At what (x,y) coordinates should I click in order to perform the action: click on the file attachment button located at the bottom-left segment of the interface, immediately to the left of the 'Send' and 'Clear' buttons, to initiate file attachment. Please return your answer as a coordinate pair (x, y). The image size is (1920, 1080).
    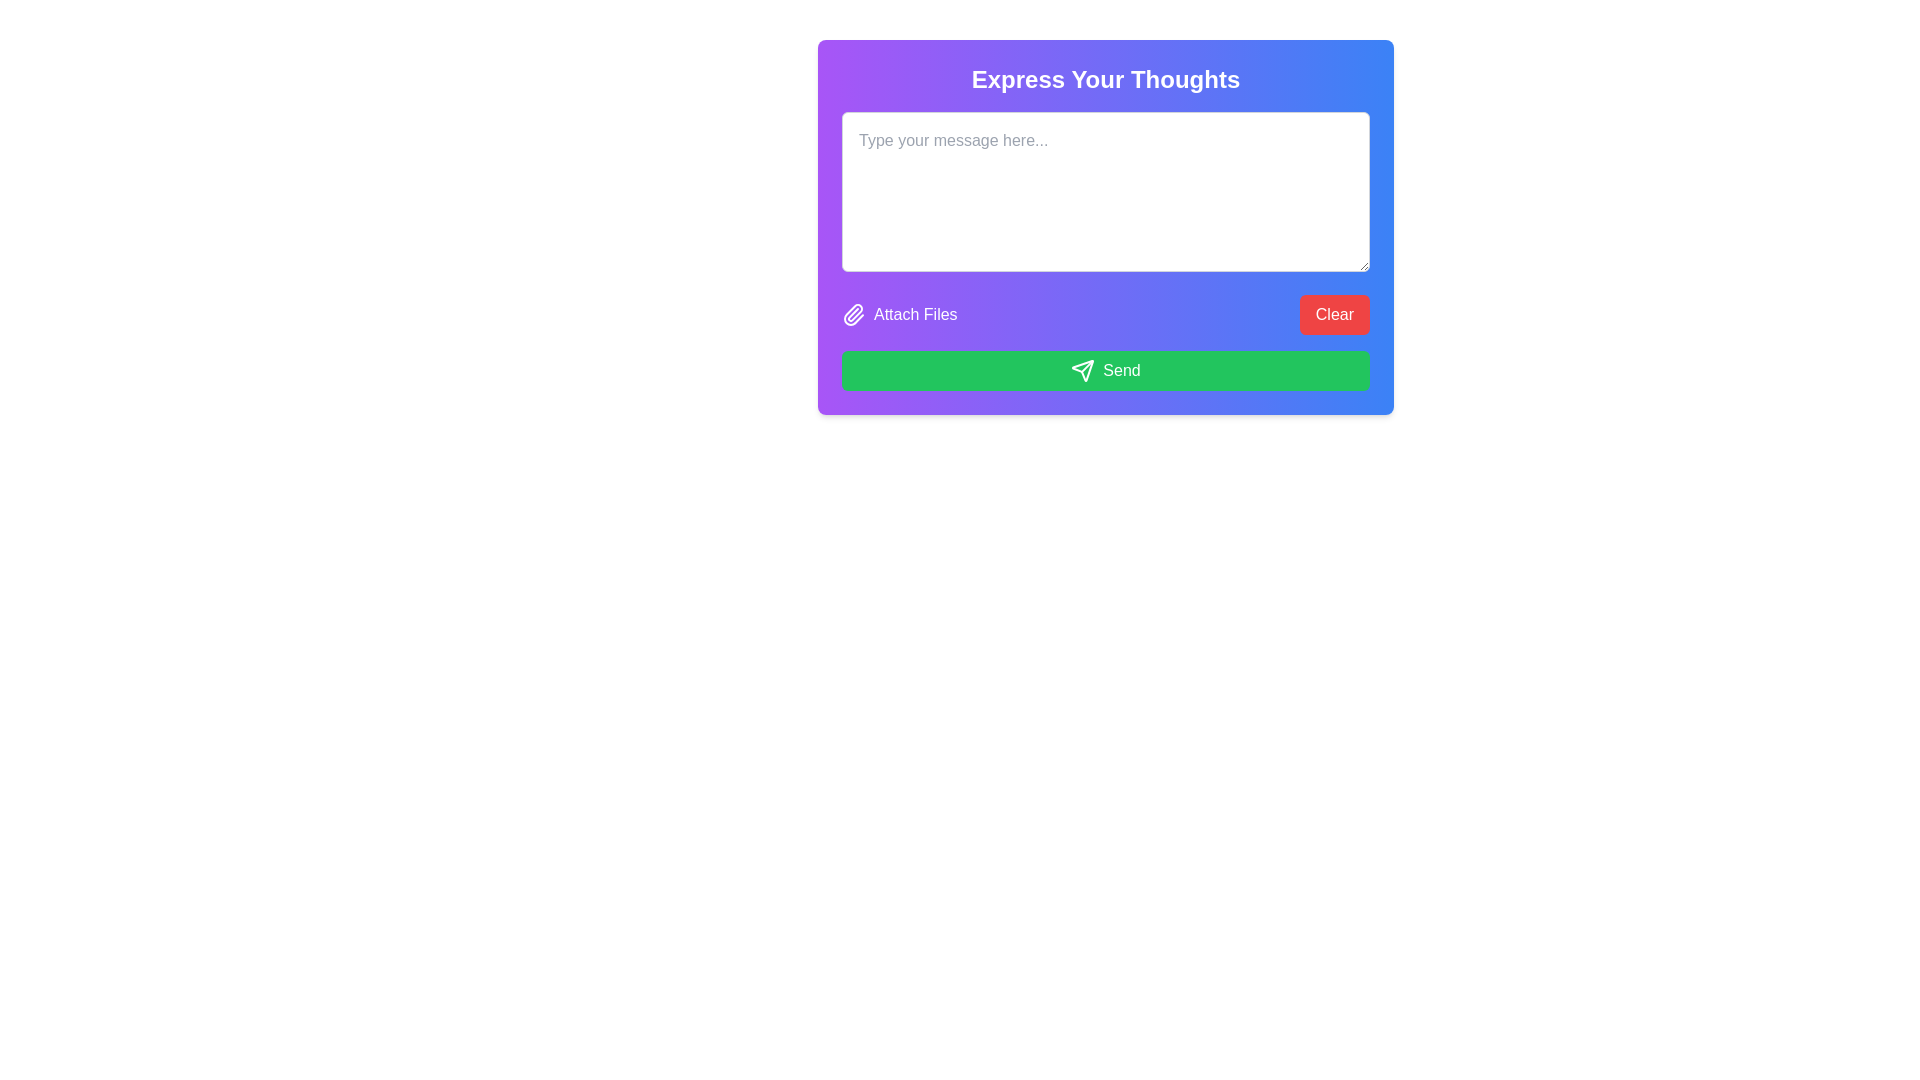
    Looking at the image, I should click on (898, 315).